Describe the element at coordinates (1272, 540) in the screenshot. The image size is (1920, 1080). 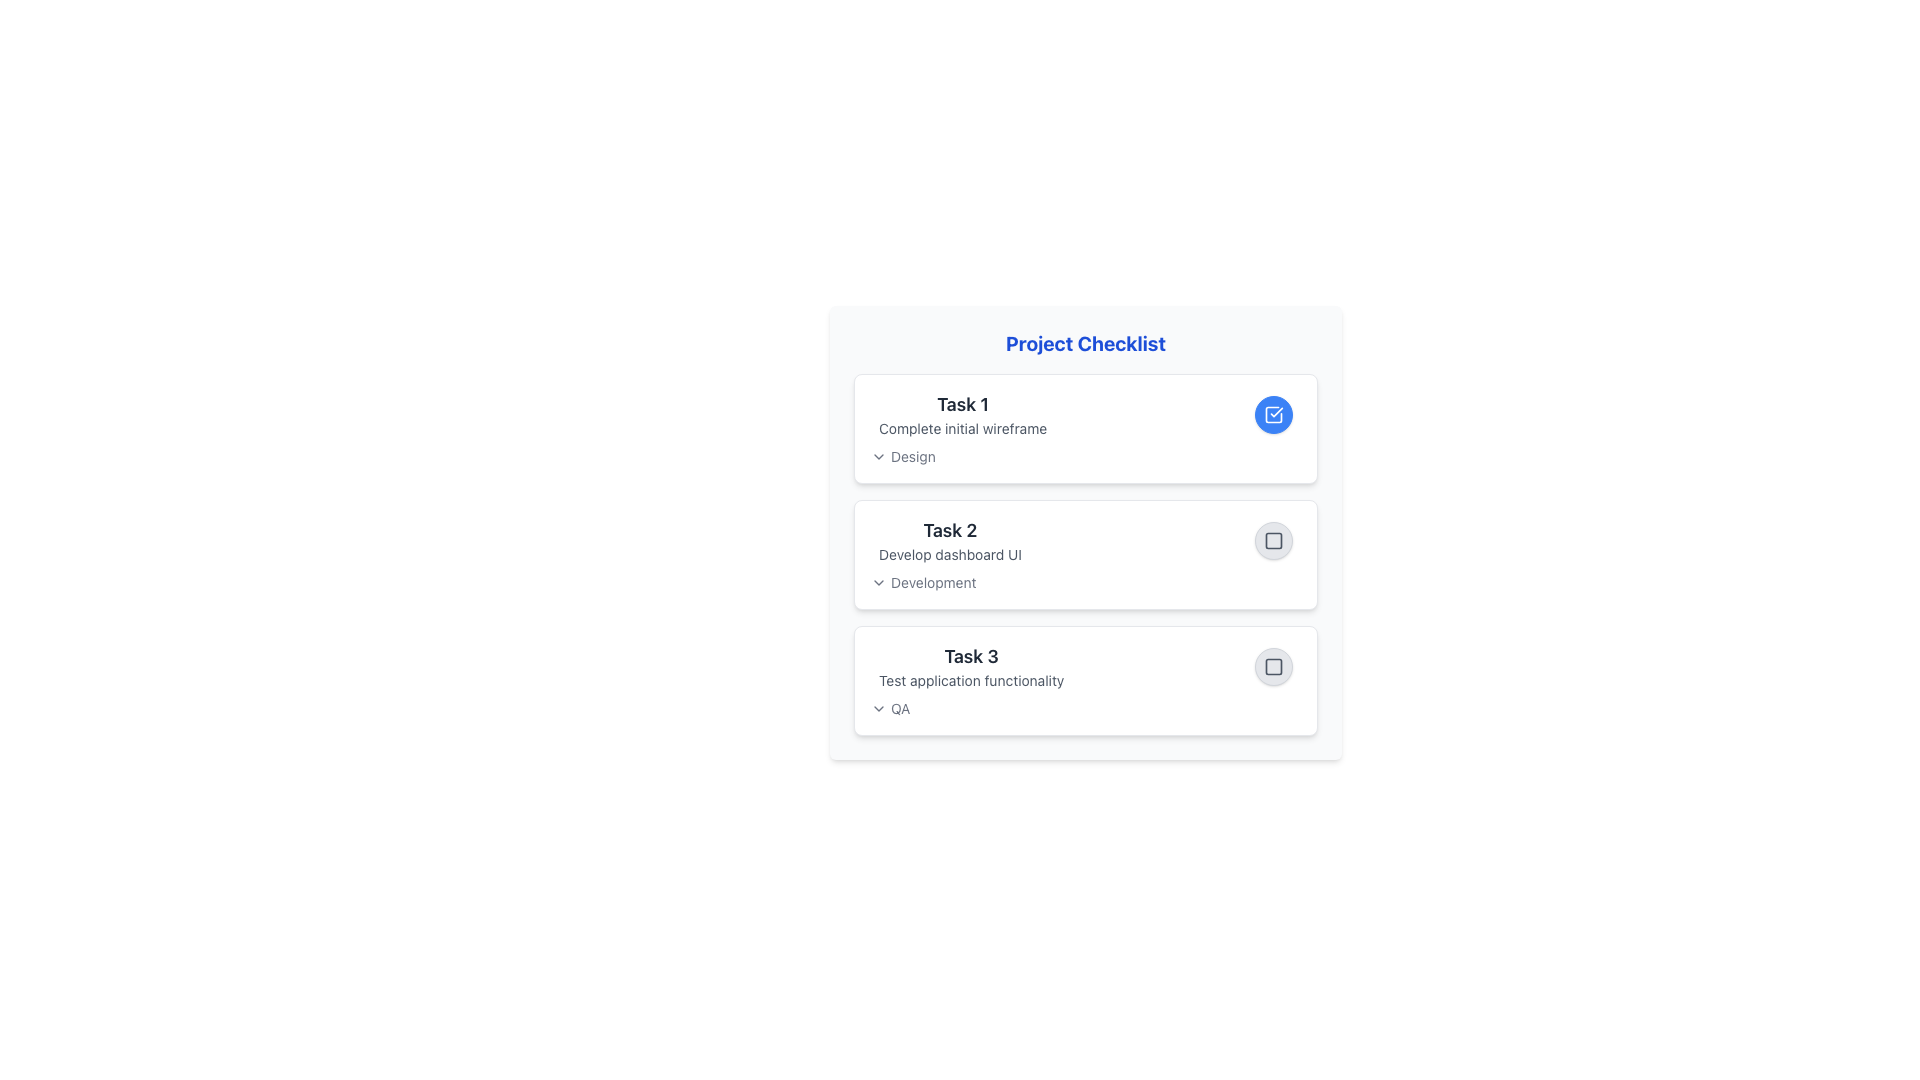
I see `the square-shaped icon with a light gray border and transparent fill, located in the second task item of the checklist interface` at that location.